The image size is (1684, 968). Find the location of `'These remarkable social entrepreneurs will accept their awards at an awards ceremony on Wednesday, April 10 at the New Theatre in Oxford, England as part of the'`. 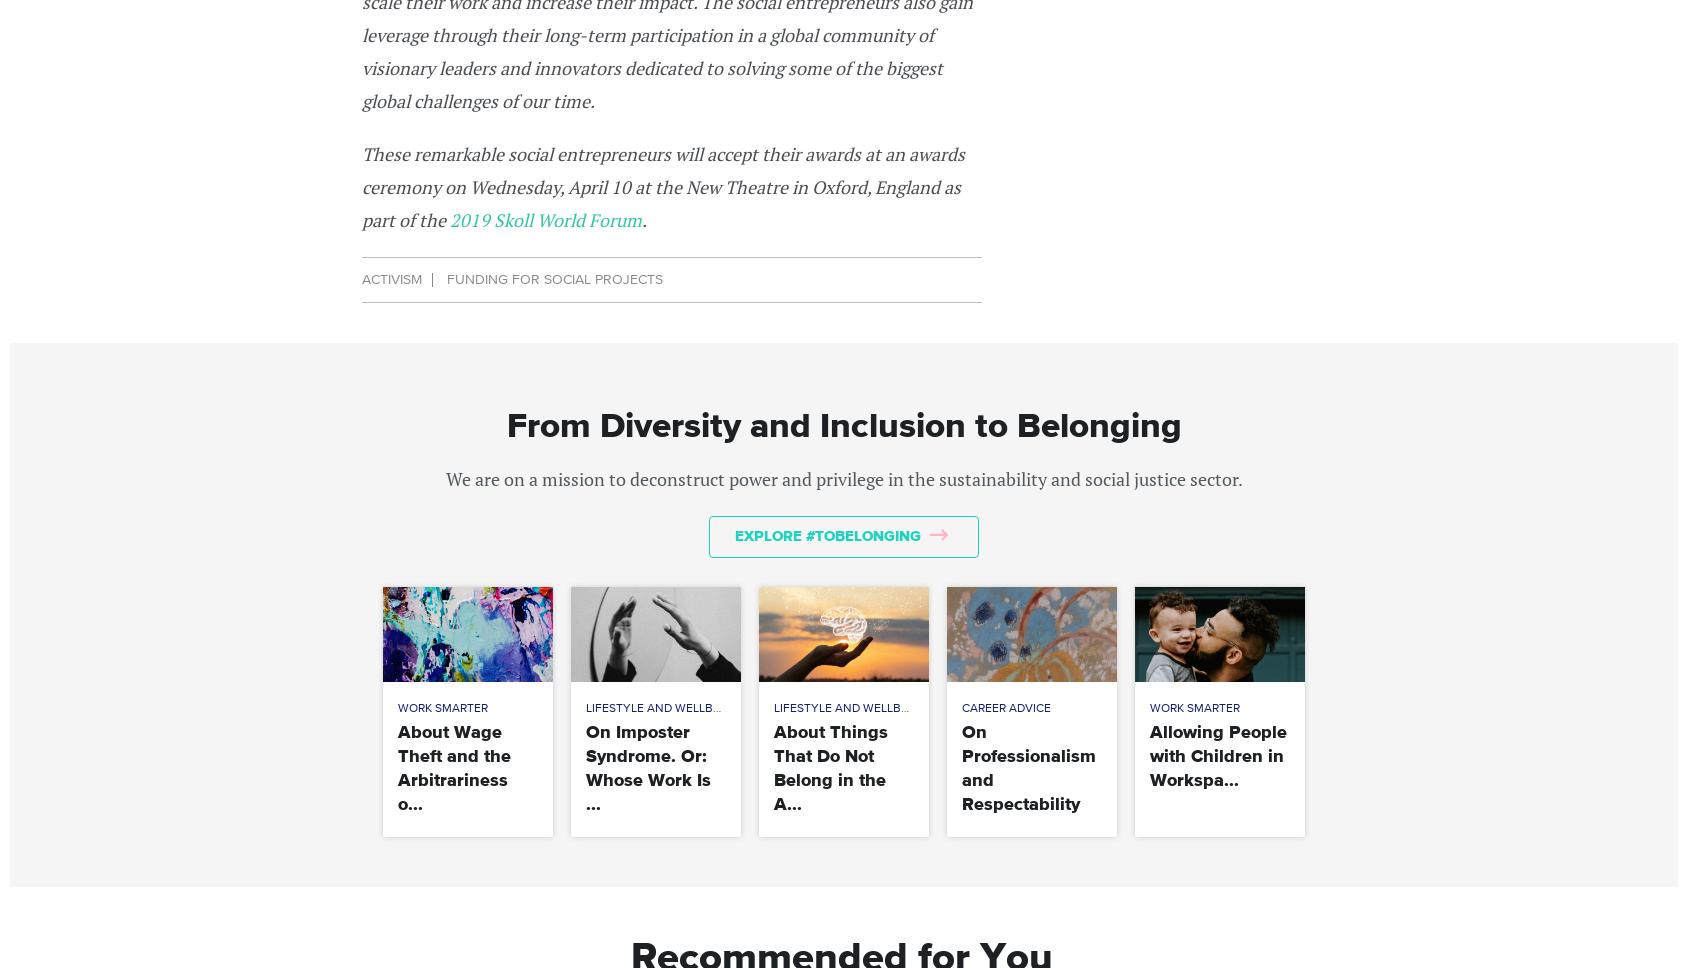

'These remarkable social entrepreneurs will accept their awards at an awards ceremony on Wednesday, April 10 at the New Theatre in Oxford, England as part of the' is located at coordinates (362, 185).